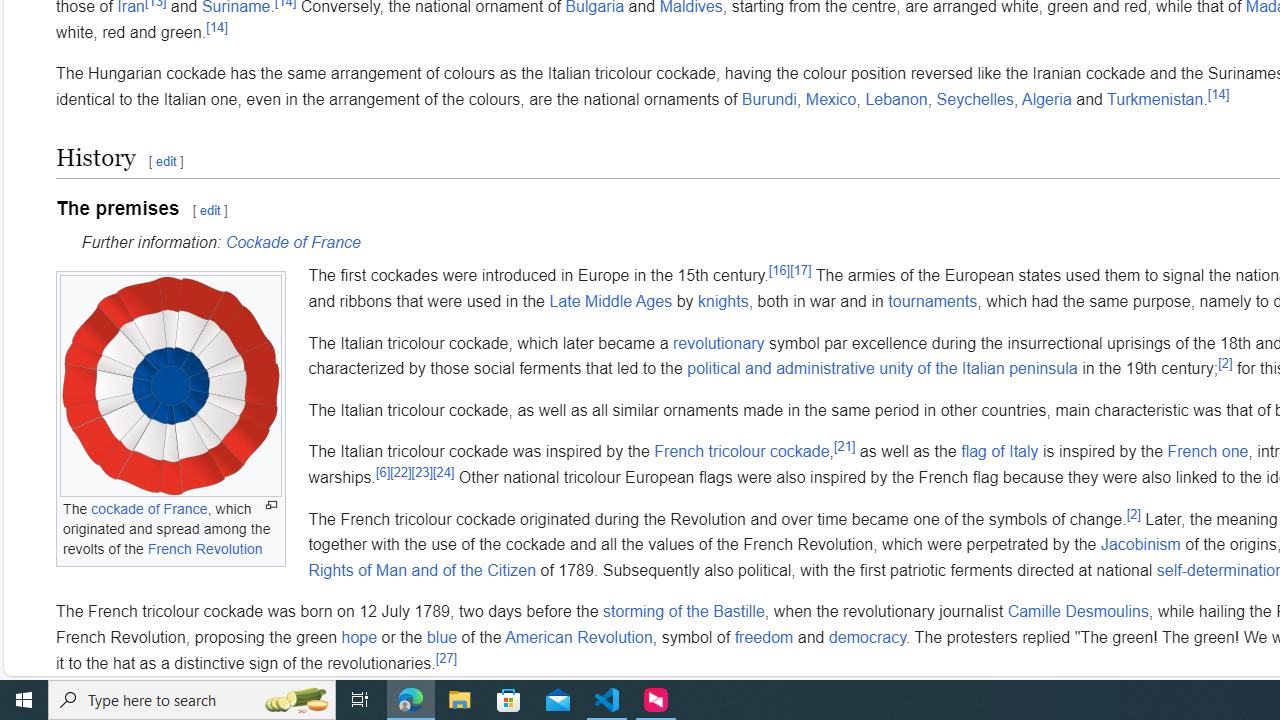 This screenshot has height=720, width=1280. What do you see at coordinates (740, 451) in the screenshot?
I see `'French tricolour cockade'` at bounding box center [740, 451].